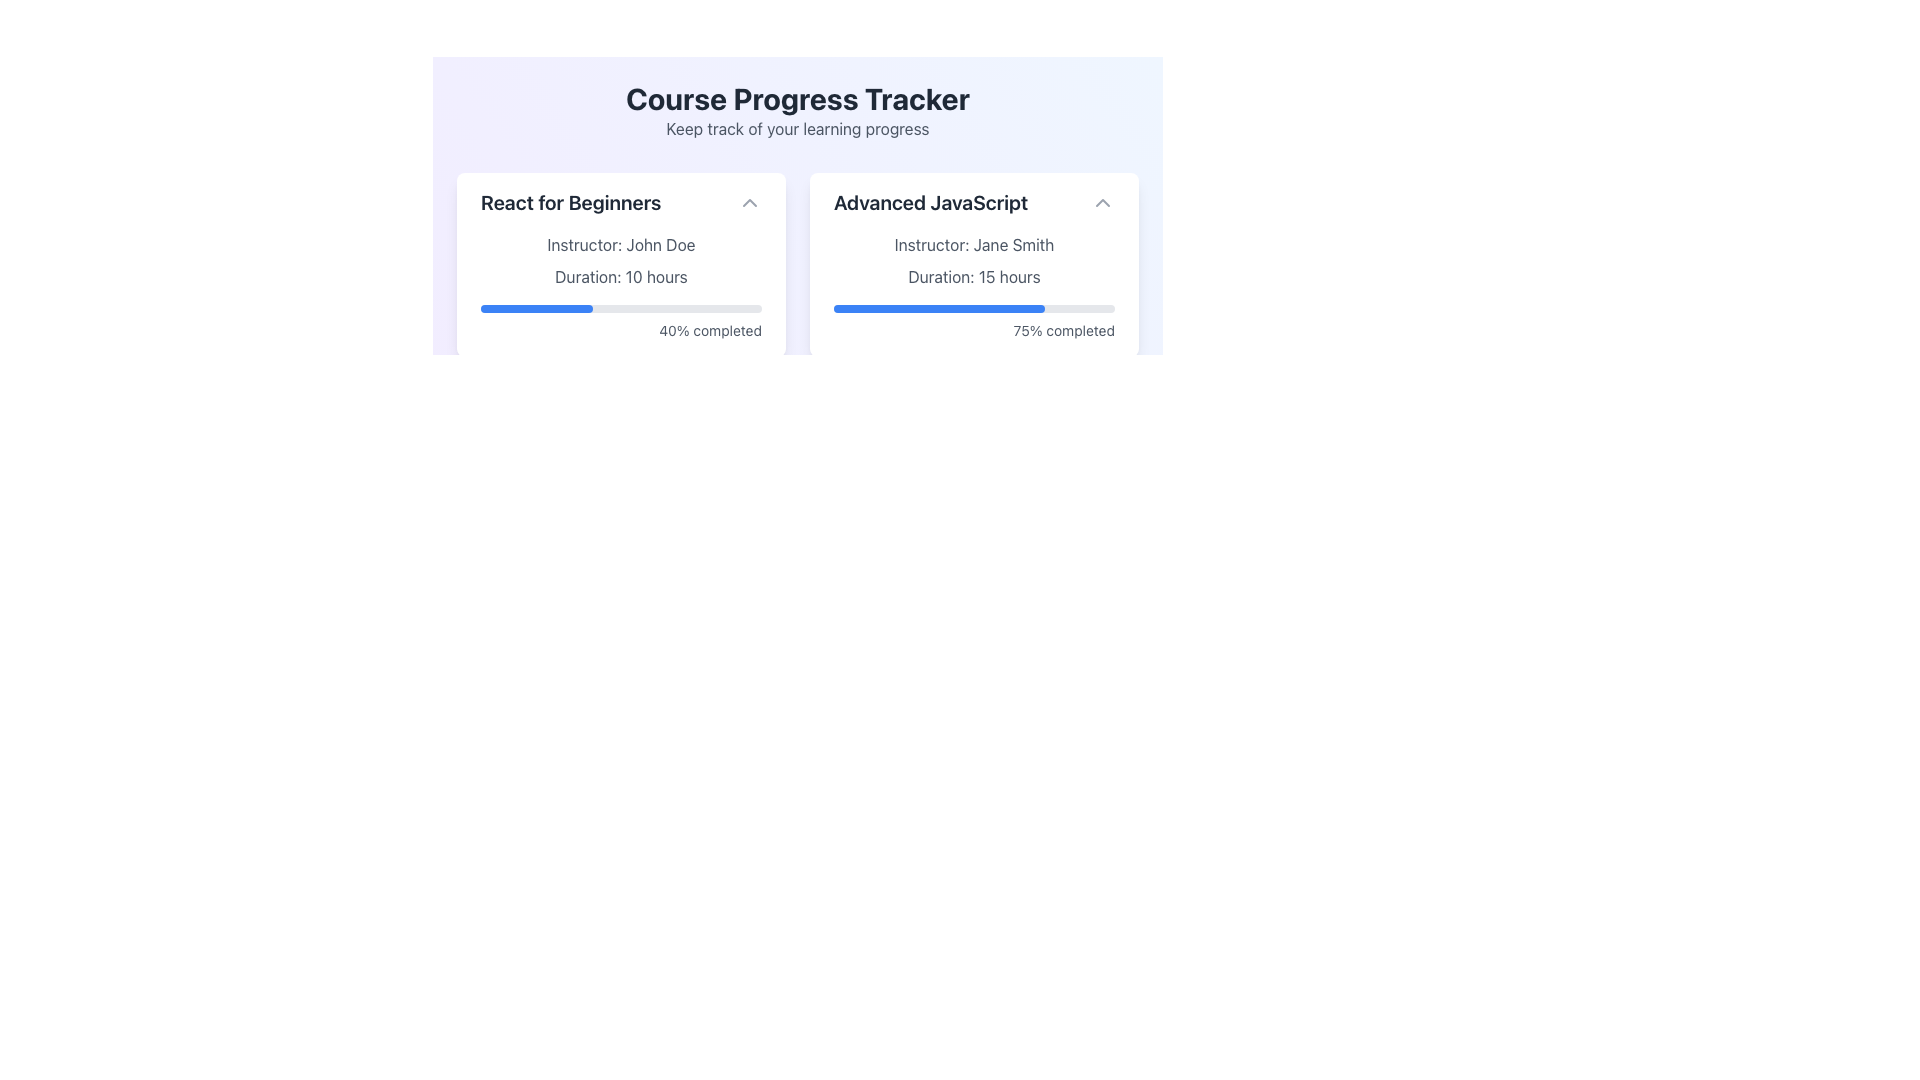  Describe the element at coordinates (620, 308) in the screenshot. I see `the progress visually on the horizontal progress bar located under the text 'Duration: 10 hours' and above '40% completed' in the 'React for Beginners' section` at that location.